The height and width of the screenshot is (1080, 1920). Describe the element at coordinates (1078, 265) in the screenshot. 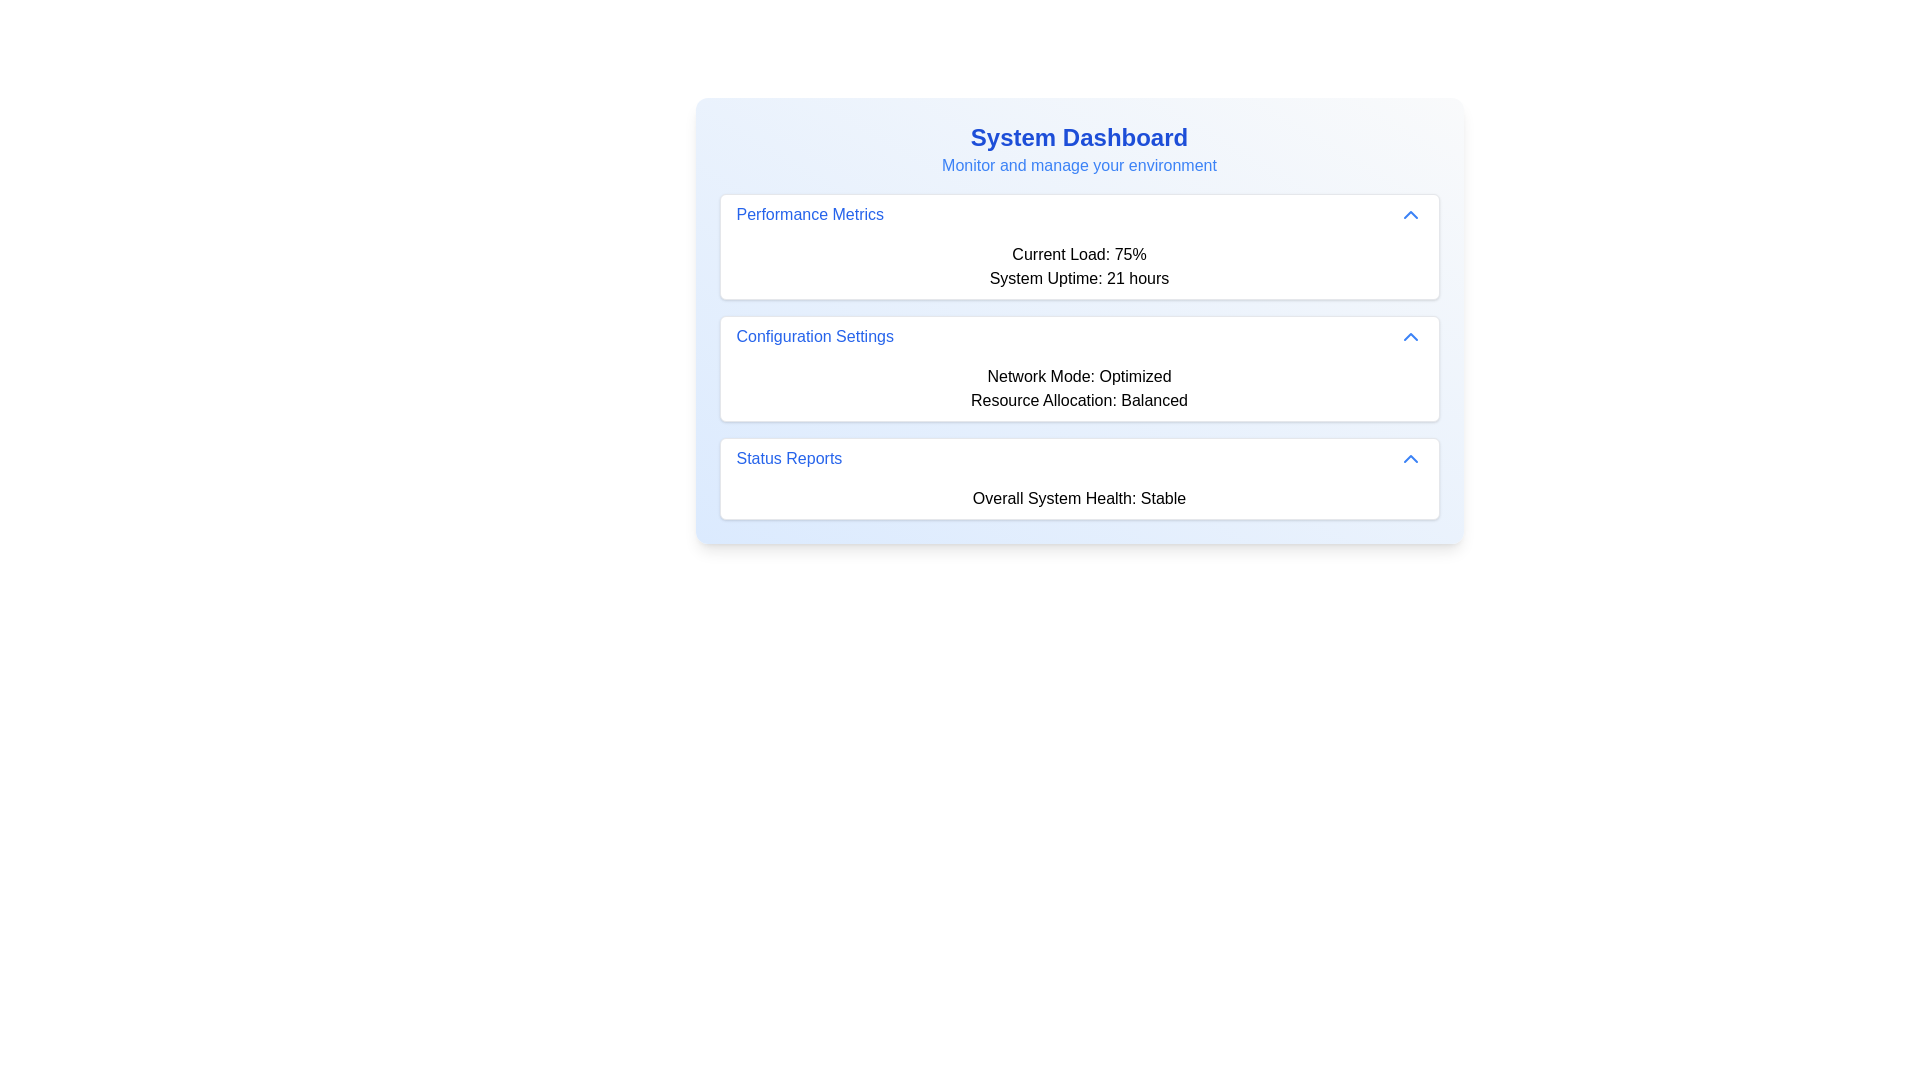

I see `the Text display area that shows 'Current Load: 75%' and 'System Uptime: 21 hours', which is located under the 'Performance Metrics' header` at that location.